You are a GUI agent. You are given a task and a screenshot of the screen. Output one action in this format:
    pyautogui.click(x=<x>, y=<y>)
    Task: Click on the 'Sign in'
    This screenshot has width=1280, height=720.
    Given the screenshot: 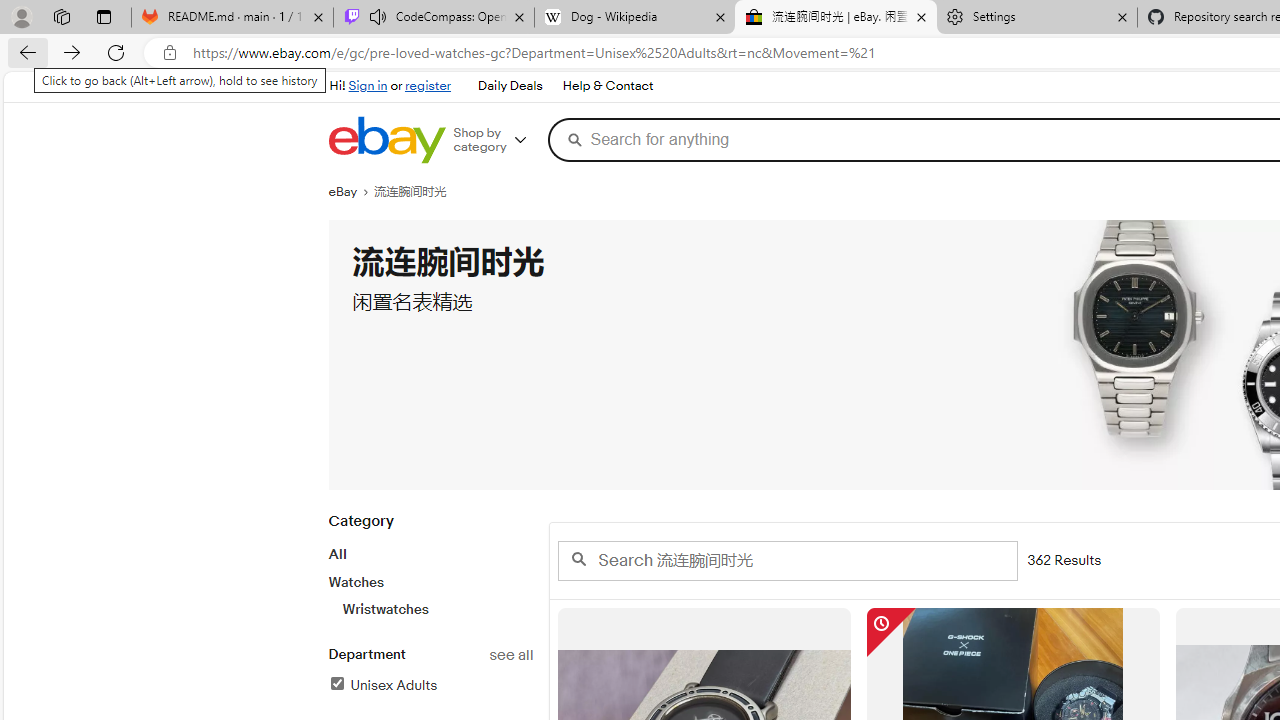 What is the action you would take?
    pyautogui.click(x=368, y=85)
    